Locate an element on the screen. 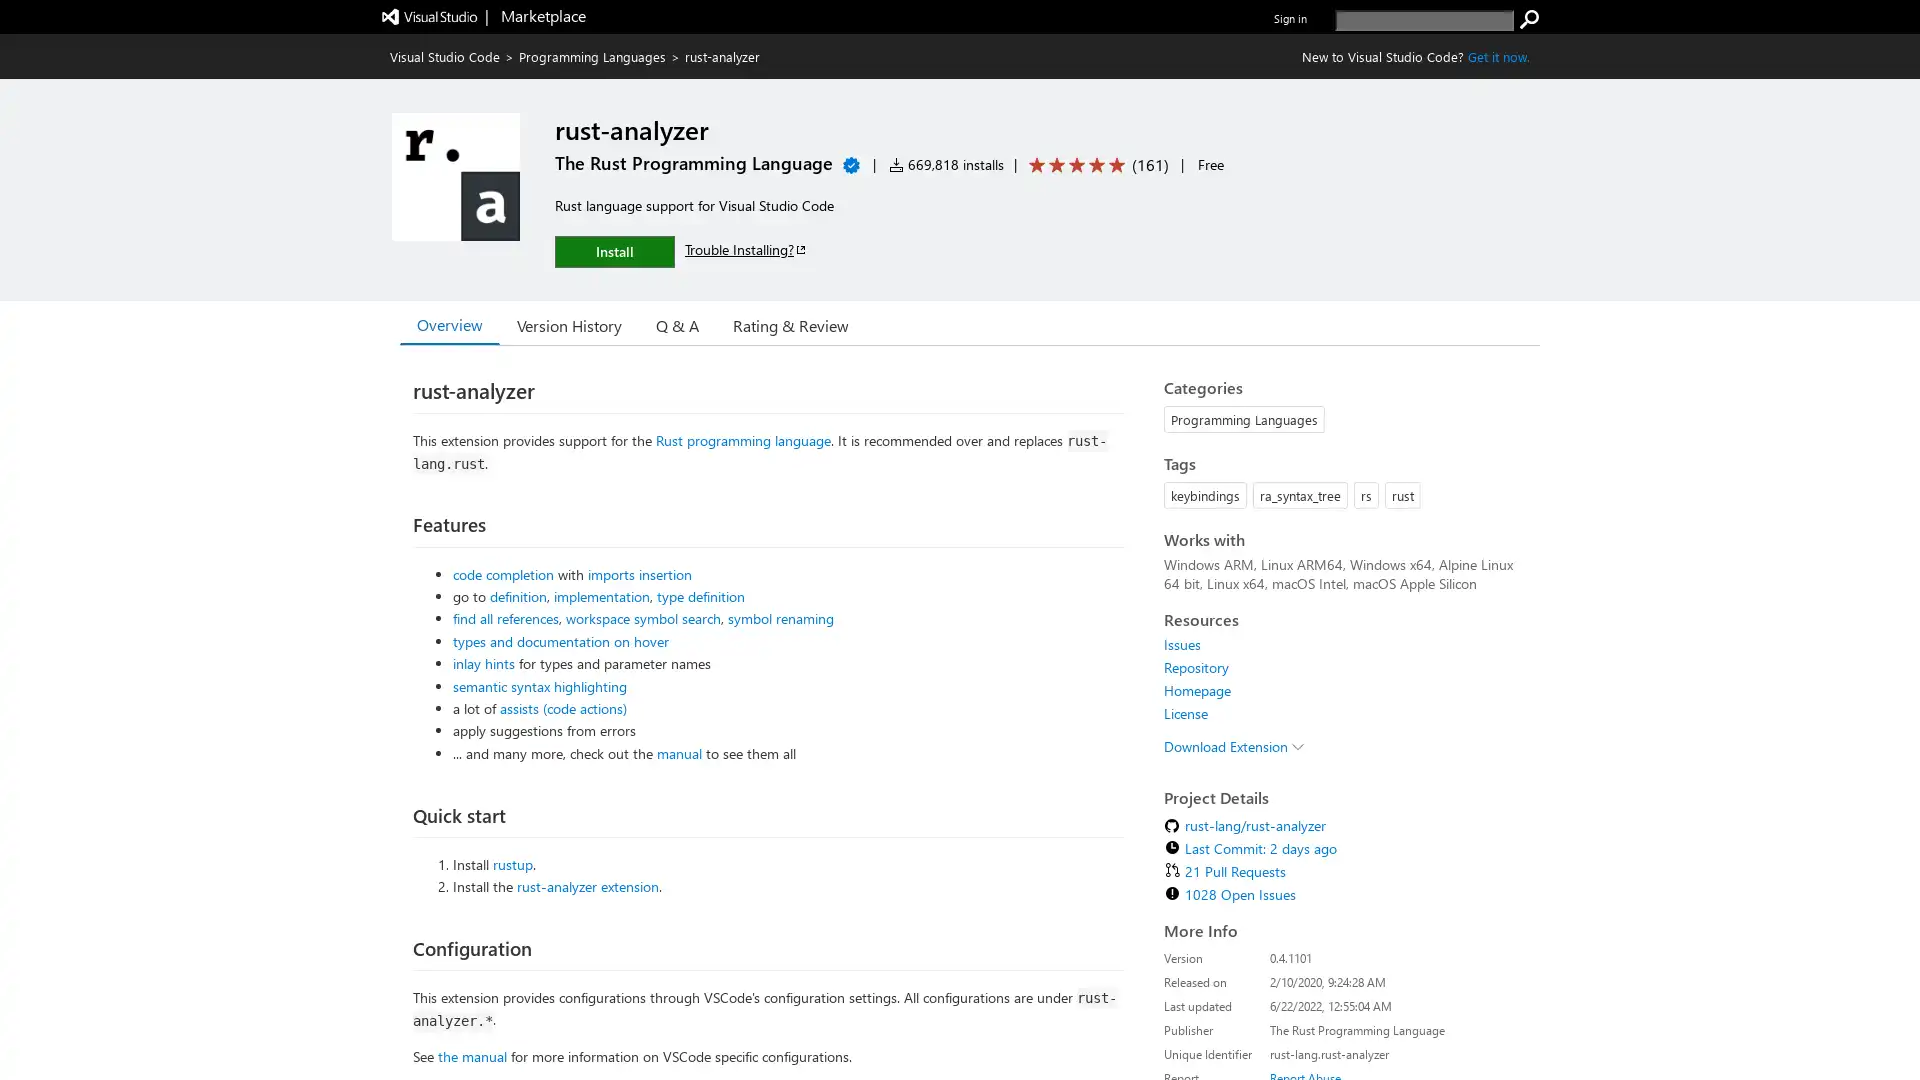 The image size is (1920, 1080). Q & A is located at coordinates (677, 323).